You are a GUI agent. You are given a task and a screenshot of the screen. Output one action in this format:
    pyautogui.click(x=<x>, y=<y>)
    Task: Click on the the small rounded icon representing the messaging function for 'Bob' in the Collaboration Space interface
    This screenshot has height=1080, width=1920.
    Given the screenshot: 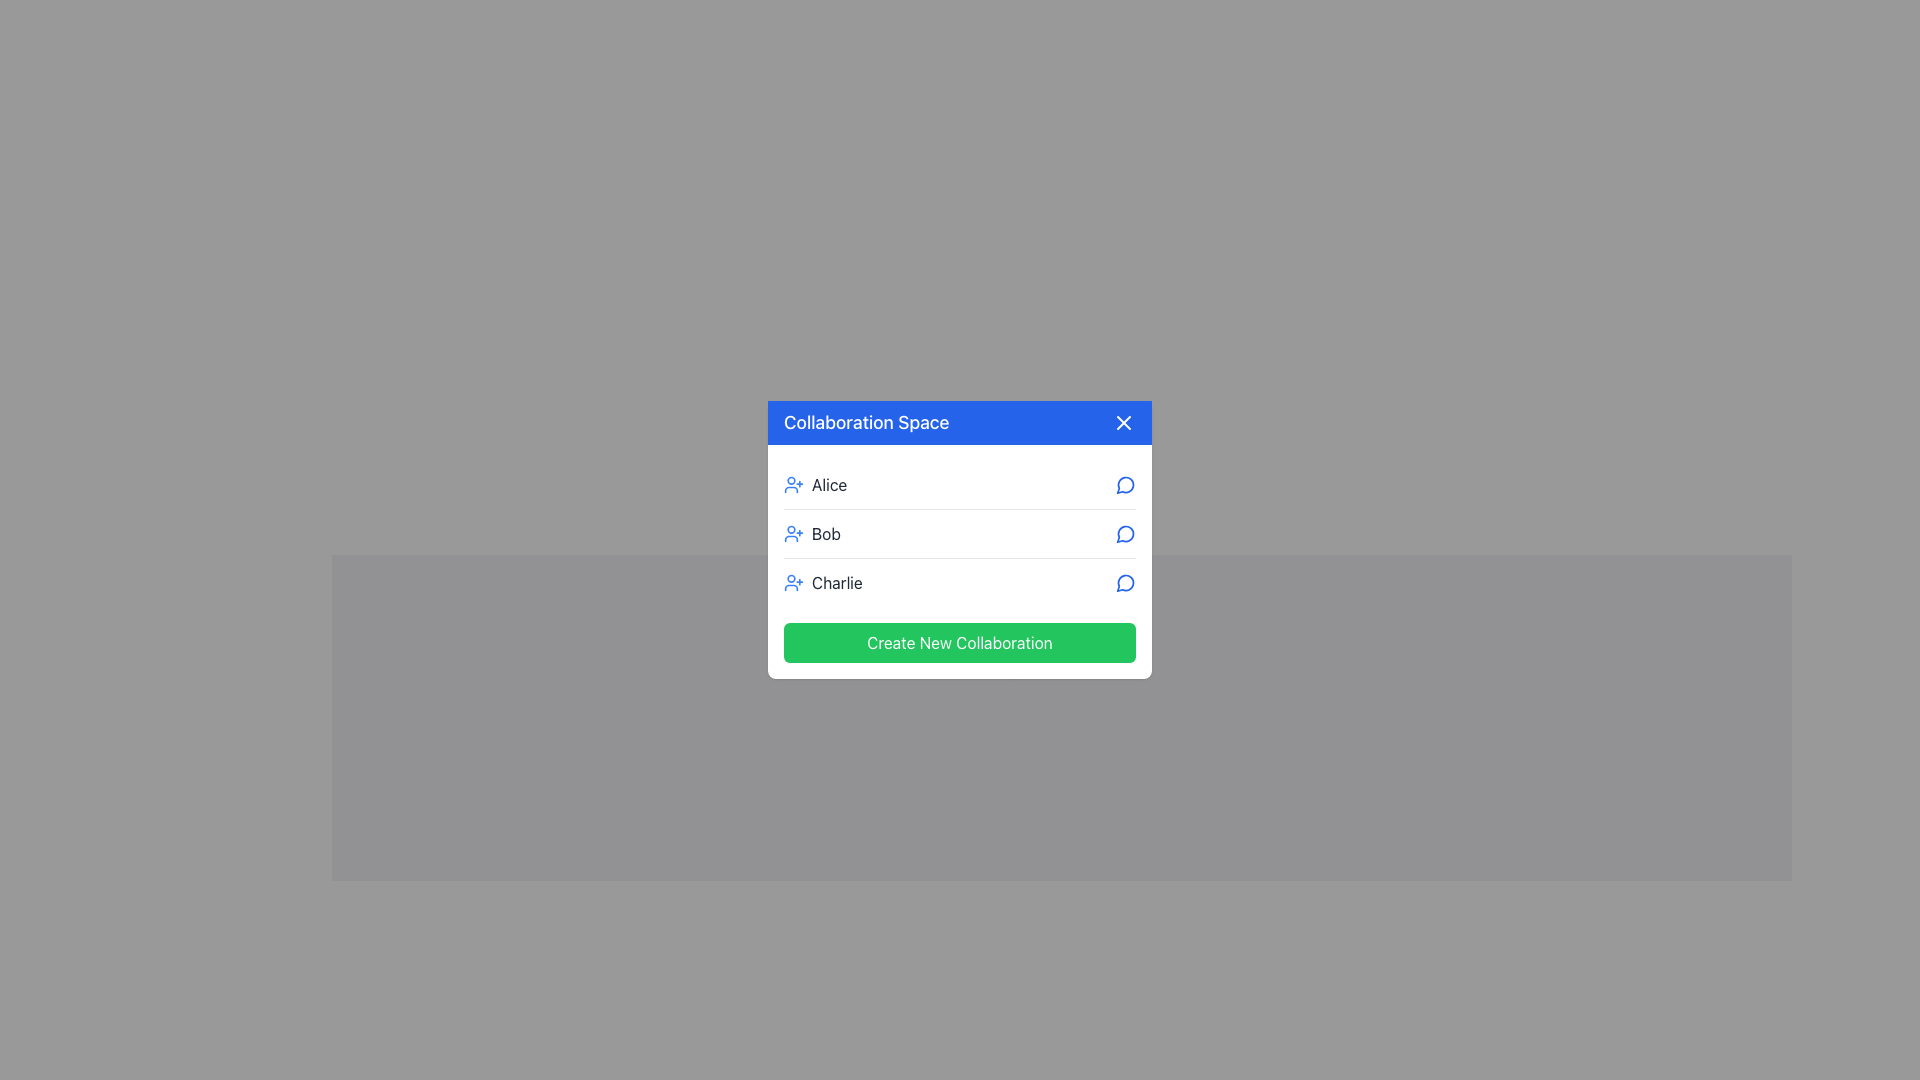 What is the action you would take?
    pyautogui.click(x=1125, y=533)
    